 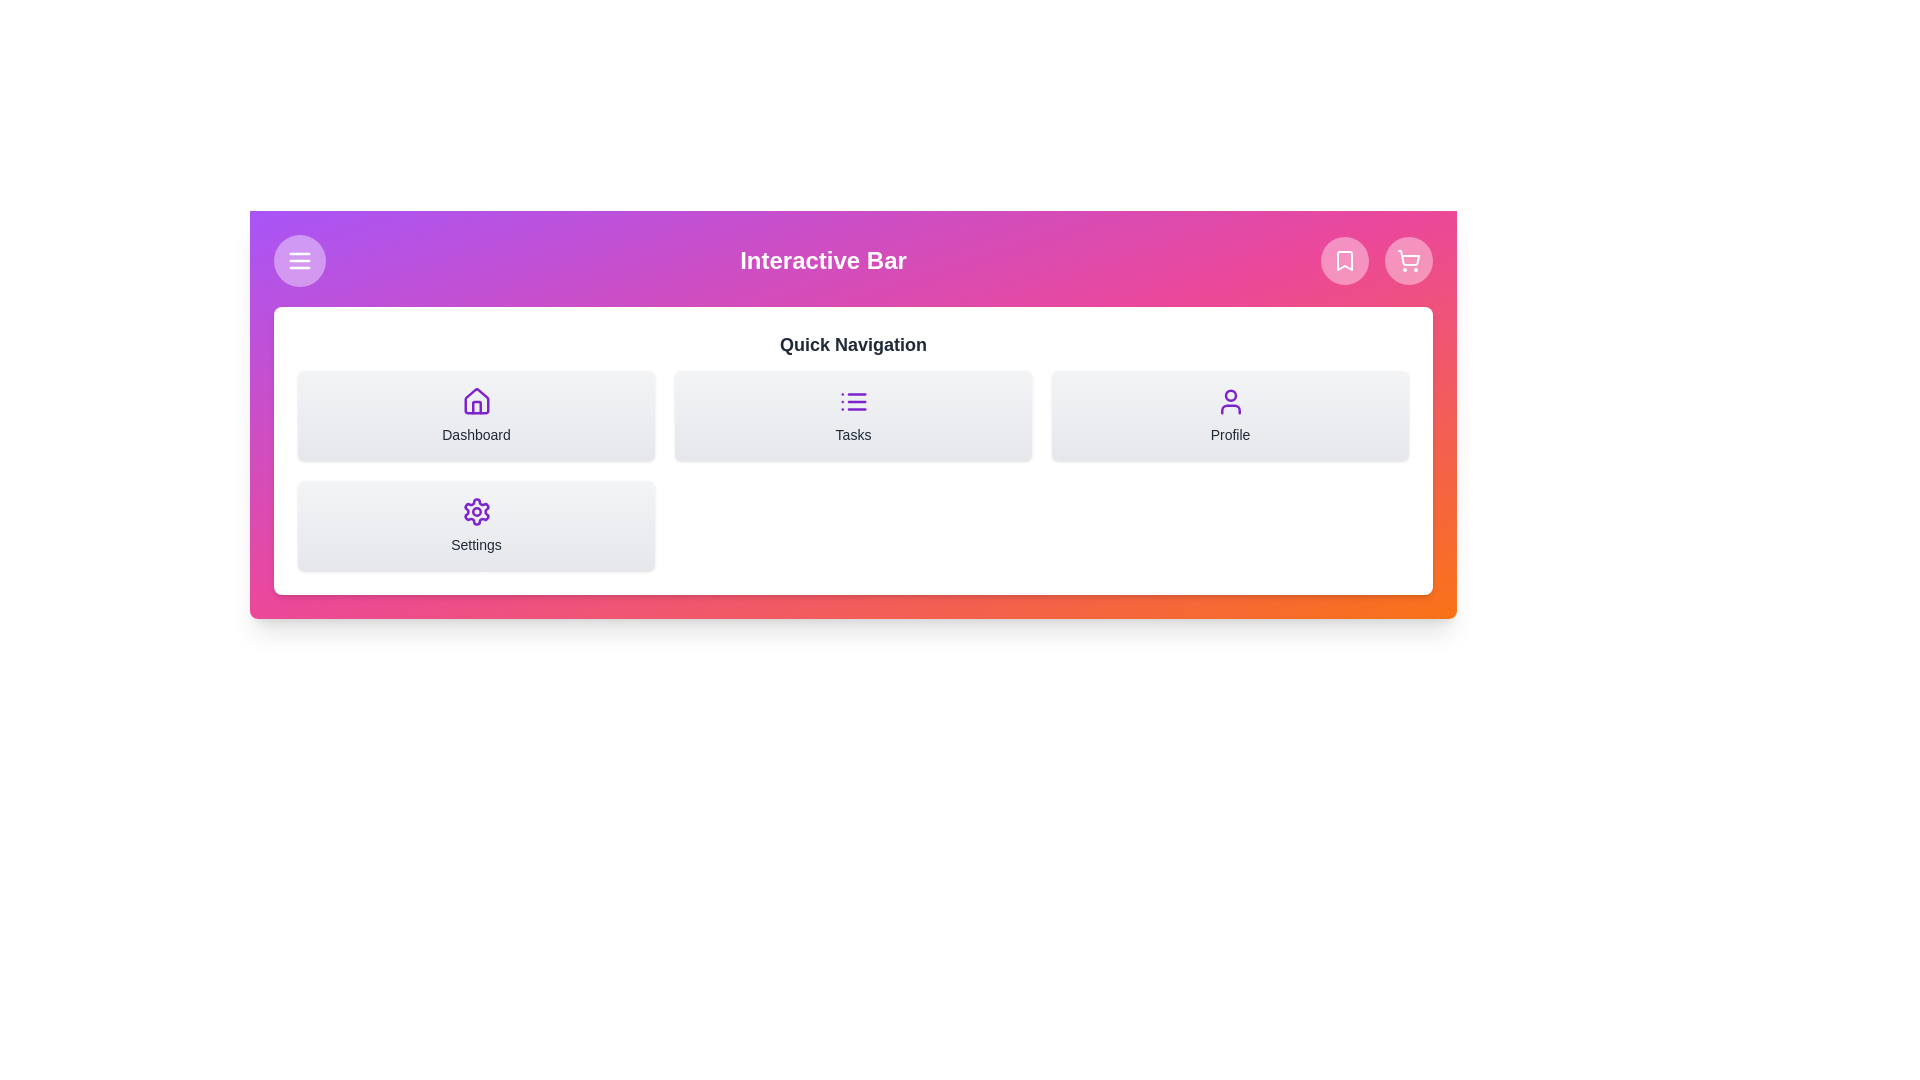 I want to click on the menu button to toggle the visibility of the navigation menu, so click(x=298, y=260).